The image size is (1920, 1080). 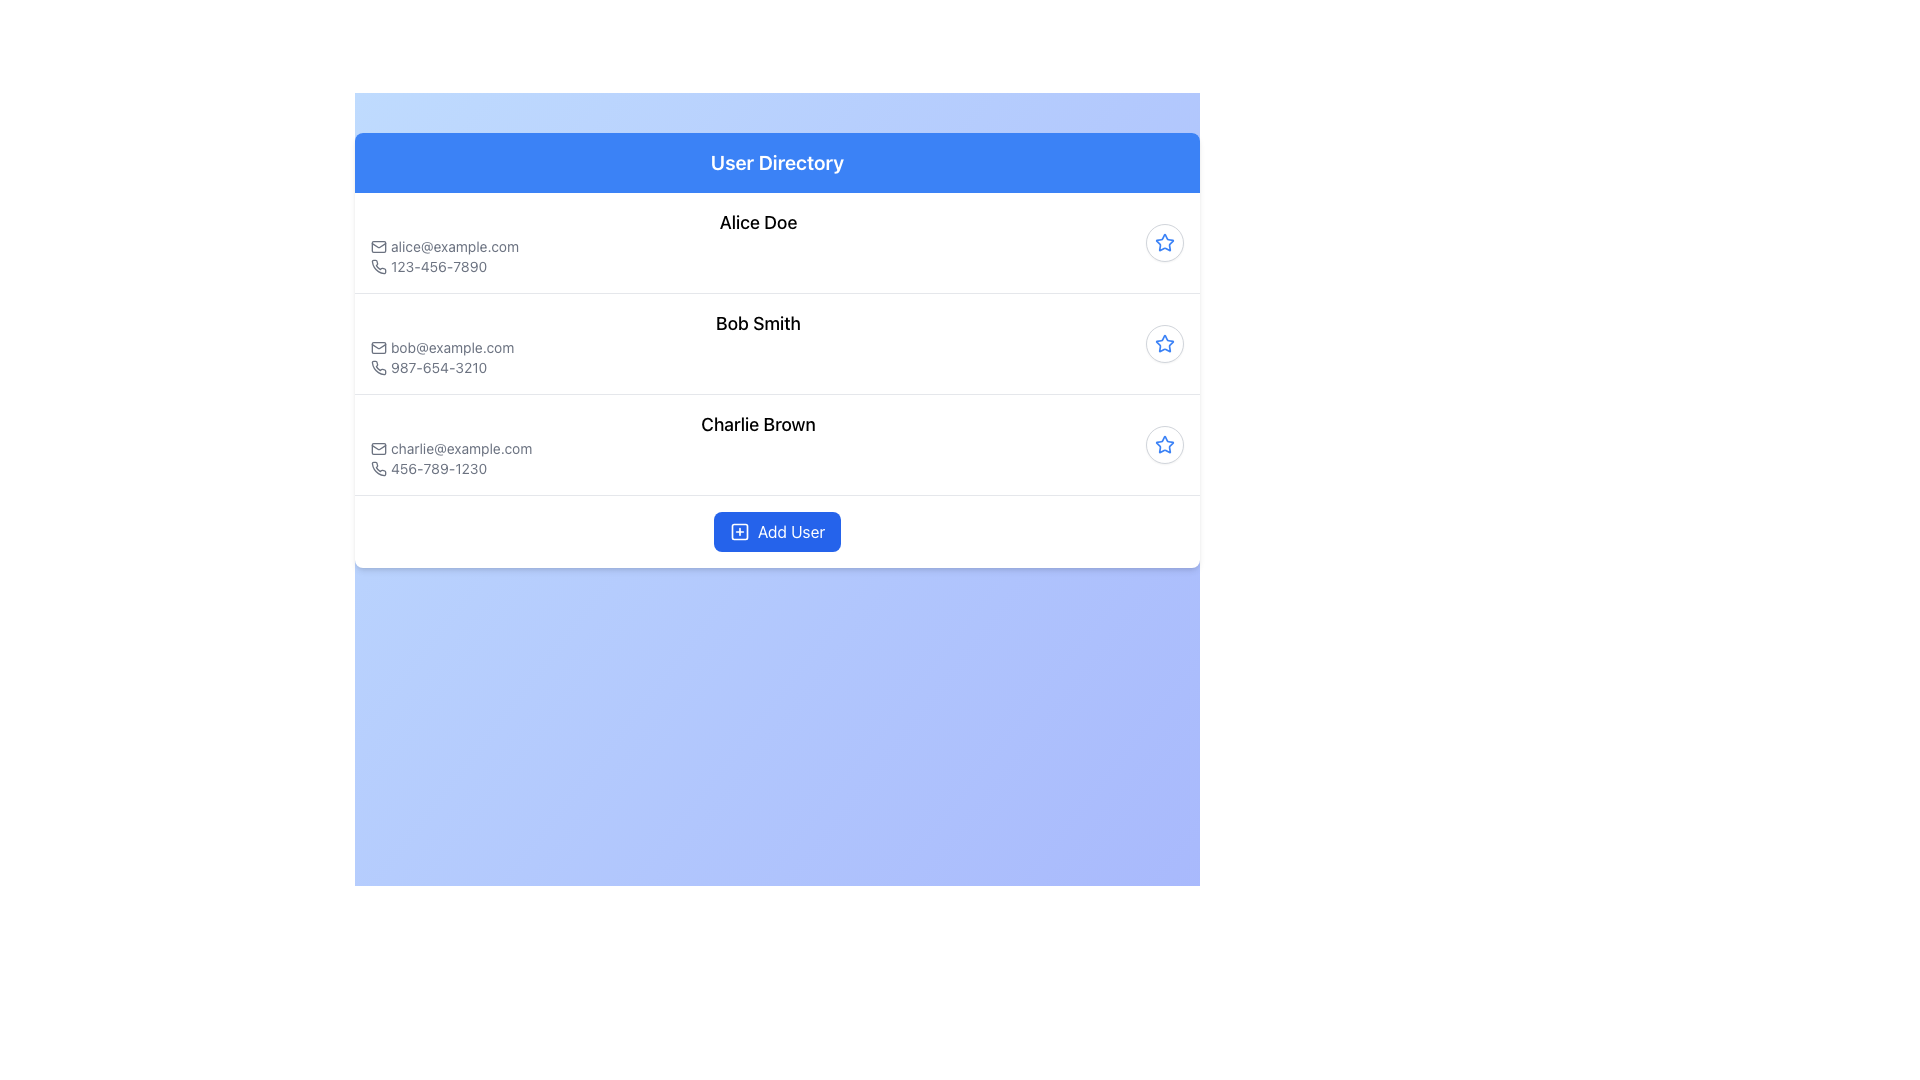 I want to click on the telephone receiver icon located to the left of Charlie Brown's phone number '456-789-1230' in the user directory list, so click(x=379, y=468).